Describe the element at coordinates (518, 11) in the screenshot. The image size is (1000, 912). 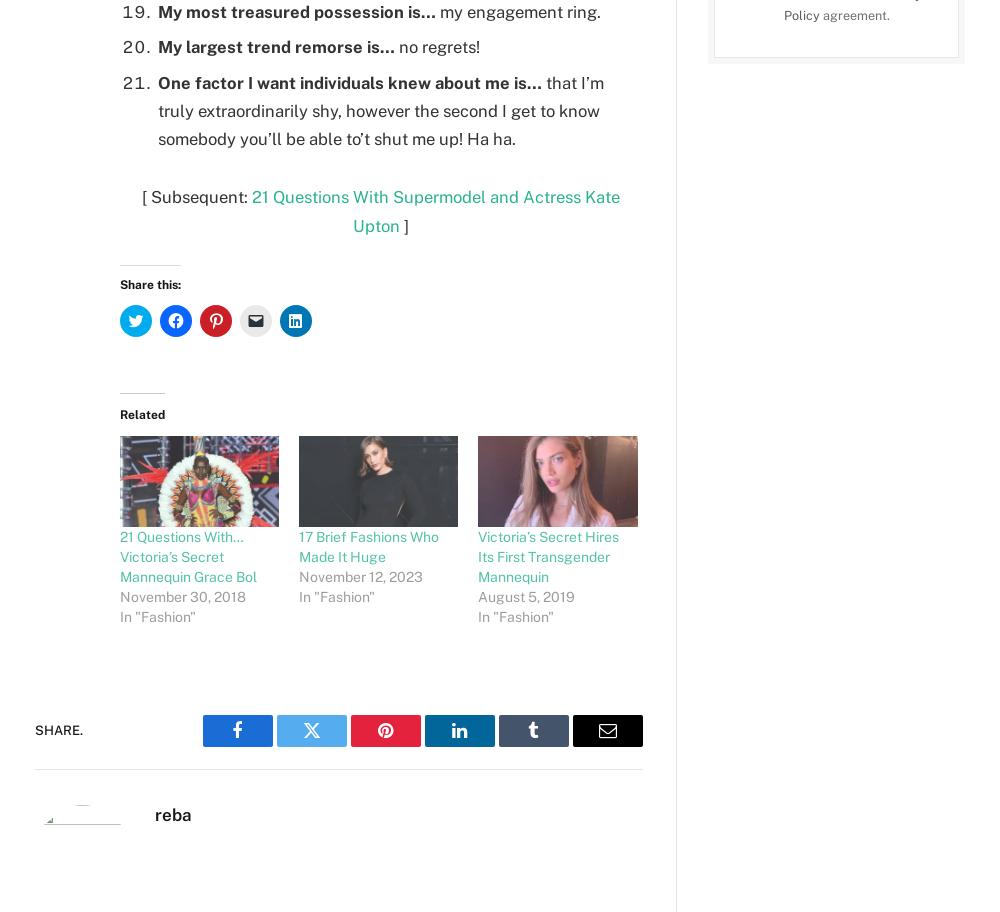
I see `'my engagement ring.'` at that location.